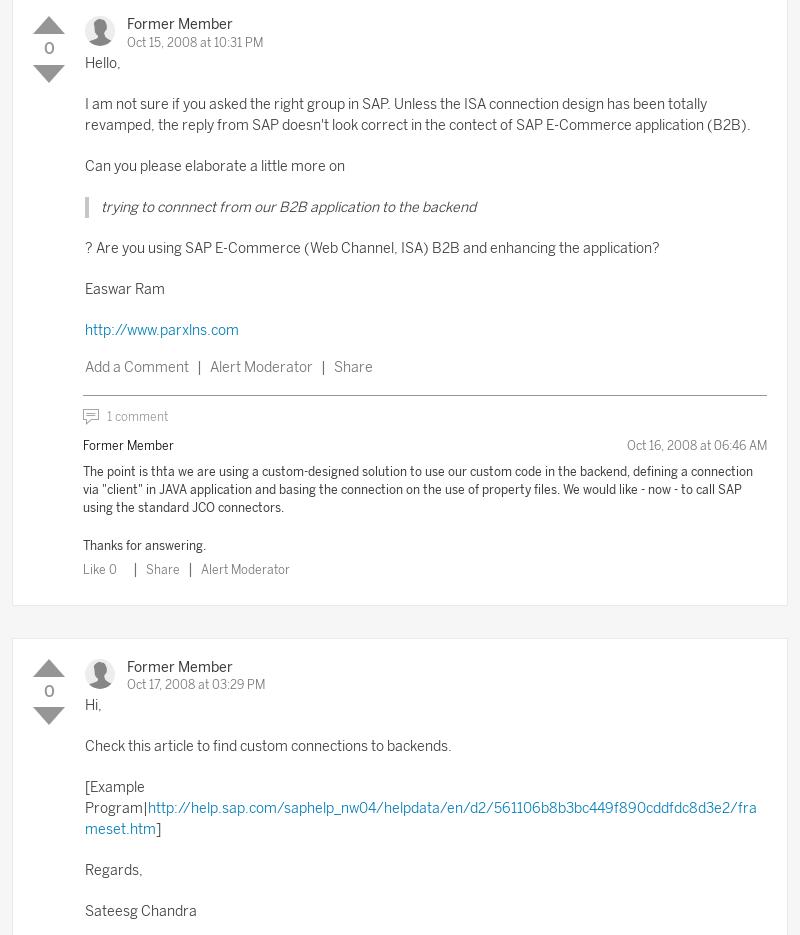 The image size is (800, 935). What do you see at coordinates (418, 112) in the screenshot?
I see `'I am not sure if you asked the right group in SAP. Unless the ISA connection design has been totally revamped, the reply from SAP doesn't look correct in the contect of SAP E-Commerce application (B2B).'` at bounding box center [418, 112].